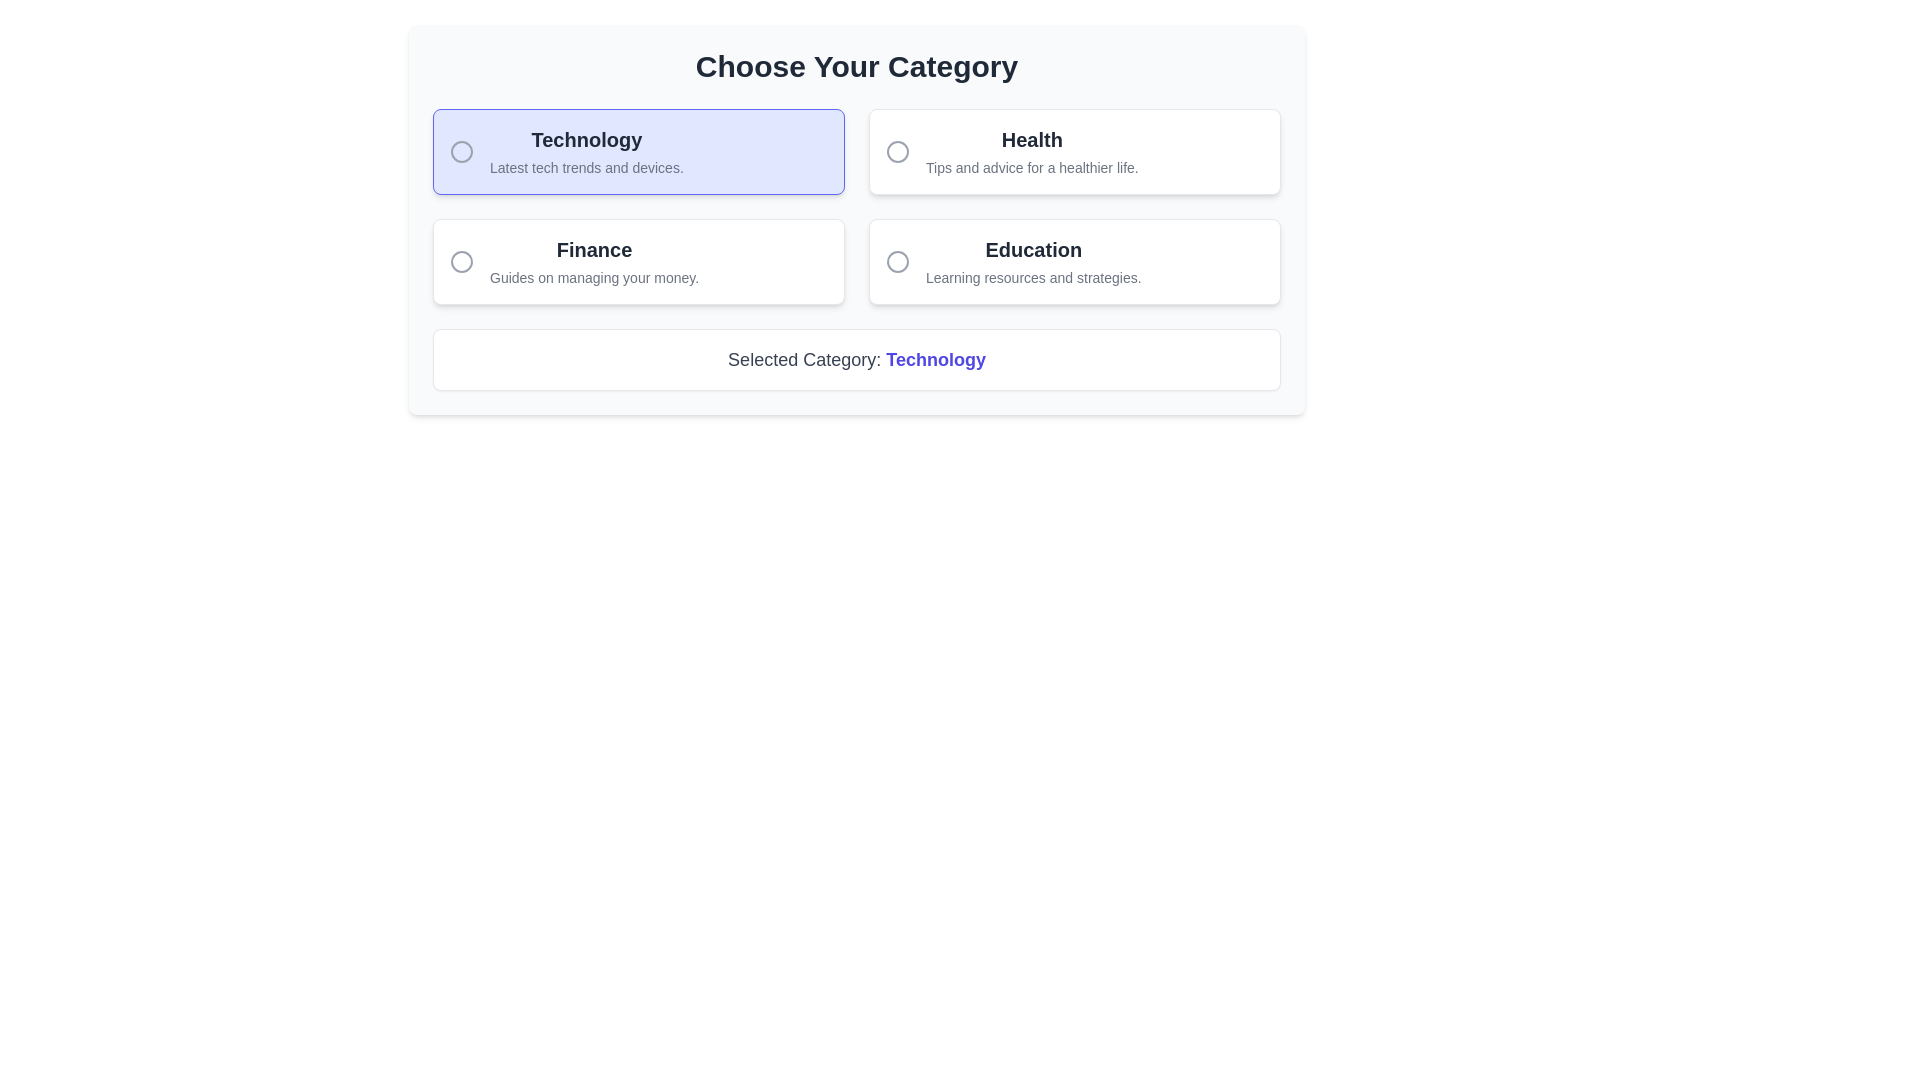  I want to click on the descriptive text element located below the header 'Finance' in the Finance category selection area, which provides contextual information for the Finance category, so click(593, 277).